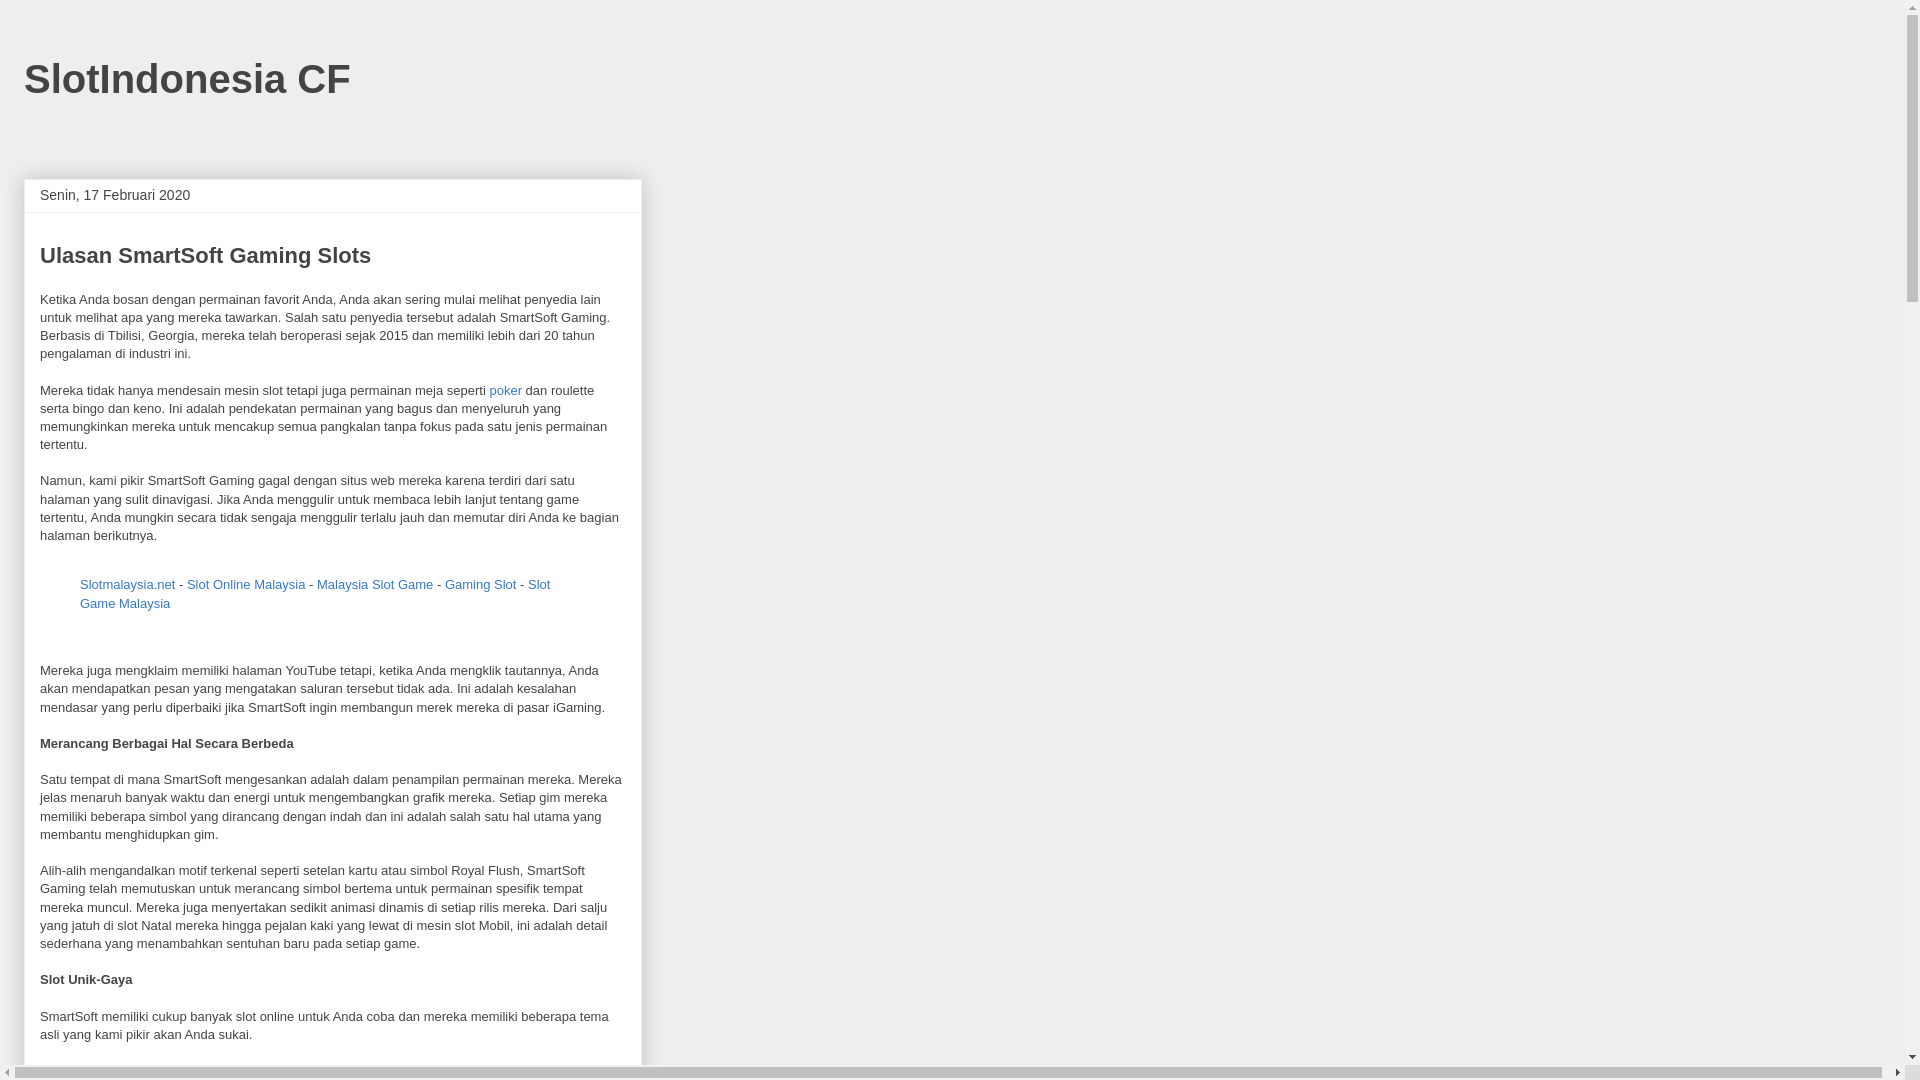 This screenshot has height=1080, width=1920. I want to click on 'Gaming Slot', so click(480, 584).